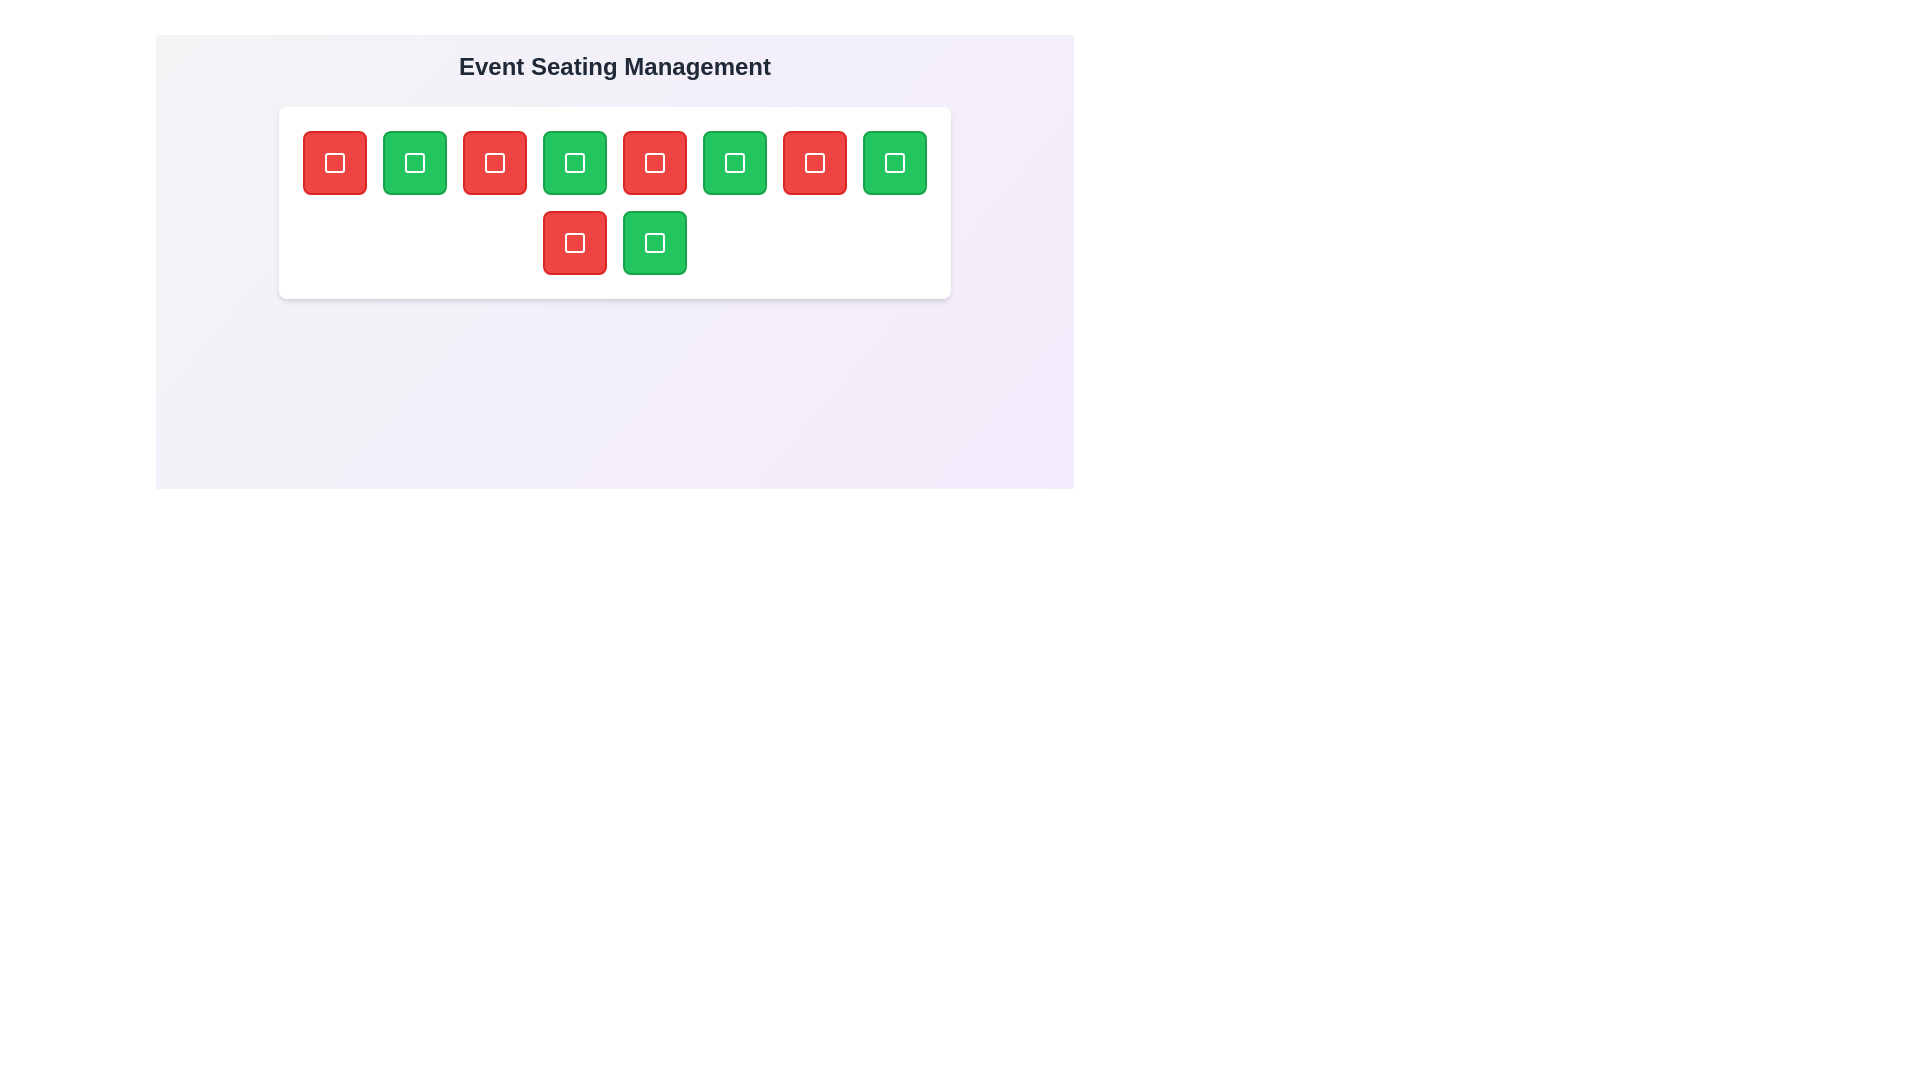  Describe the element at coordinates (654, 242) in the screenshot. I see `the selectable seat element labeled 'Seat 10' in the event seating management interface` at that location.